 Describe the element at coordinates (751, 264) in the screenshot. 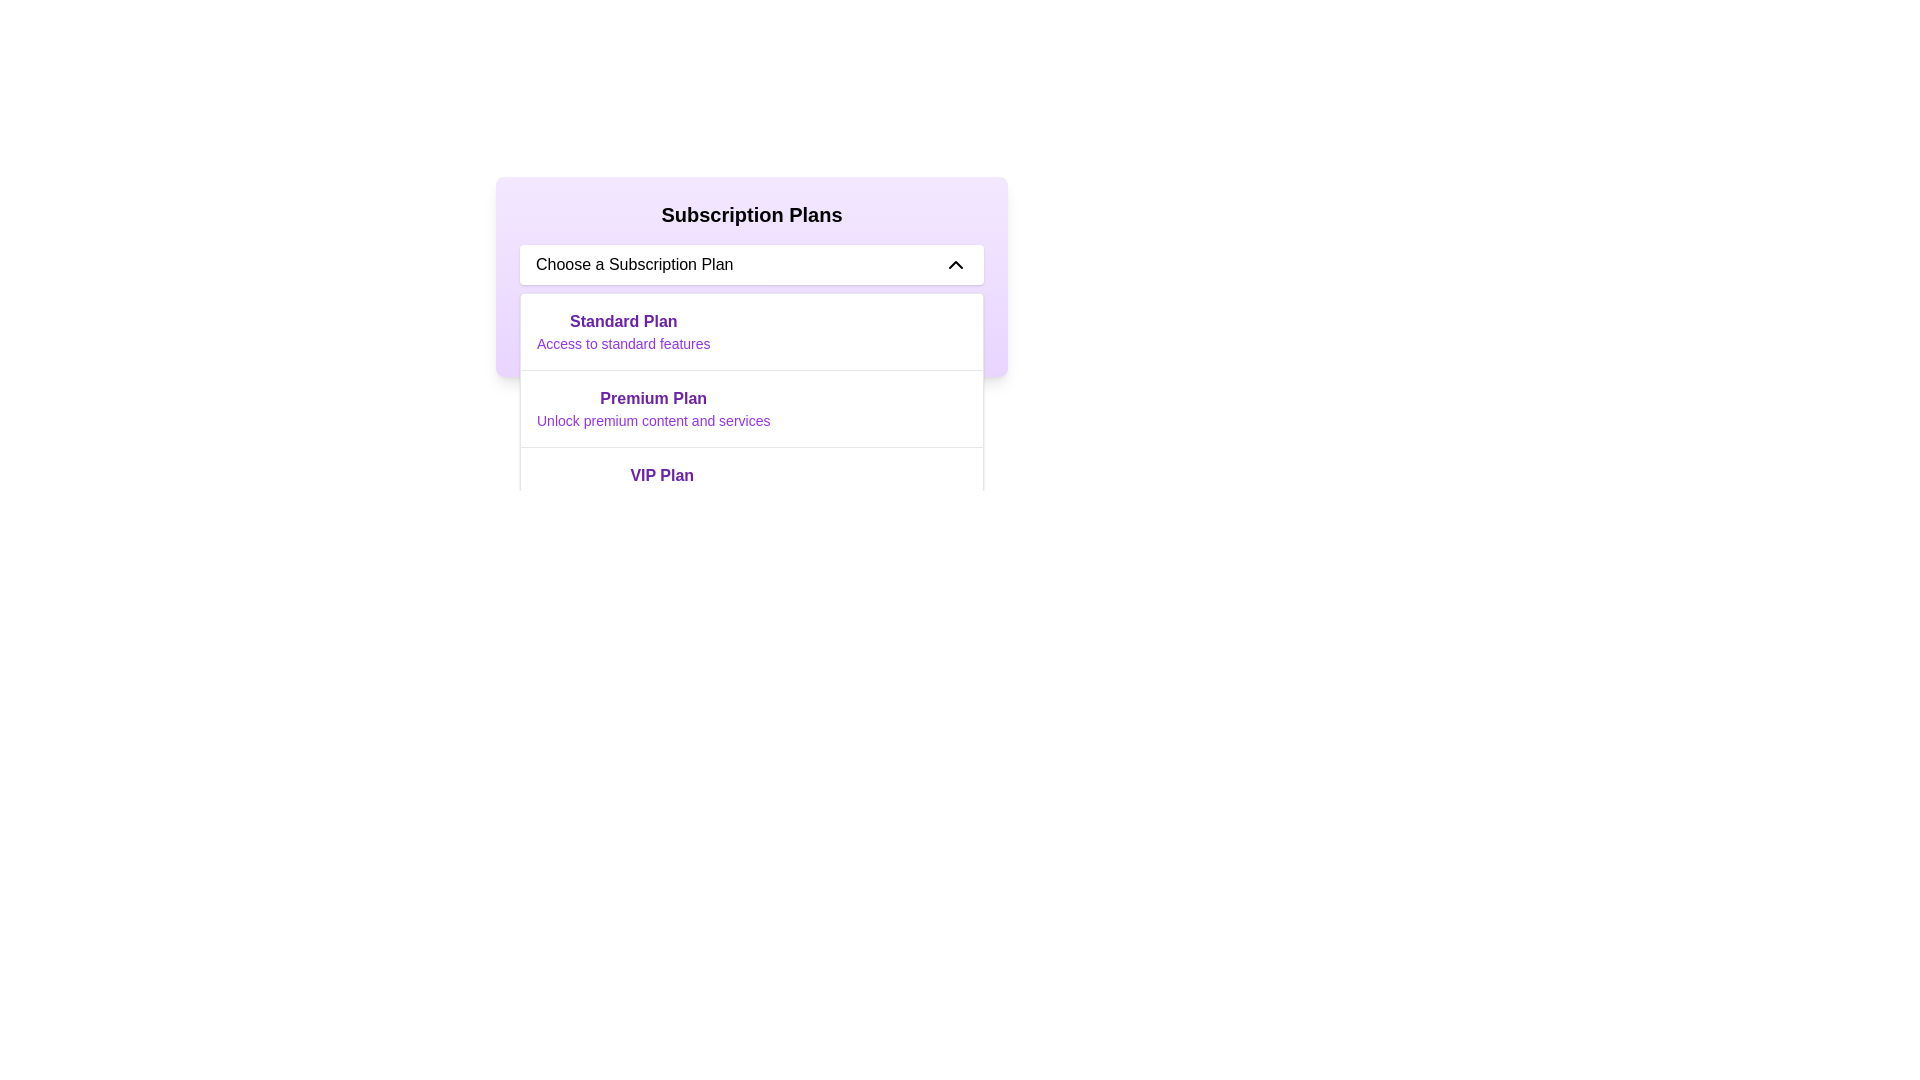

I see `the dropdown button labeled 'Choose a Subscription Plan'` at that location.